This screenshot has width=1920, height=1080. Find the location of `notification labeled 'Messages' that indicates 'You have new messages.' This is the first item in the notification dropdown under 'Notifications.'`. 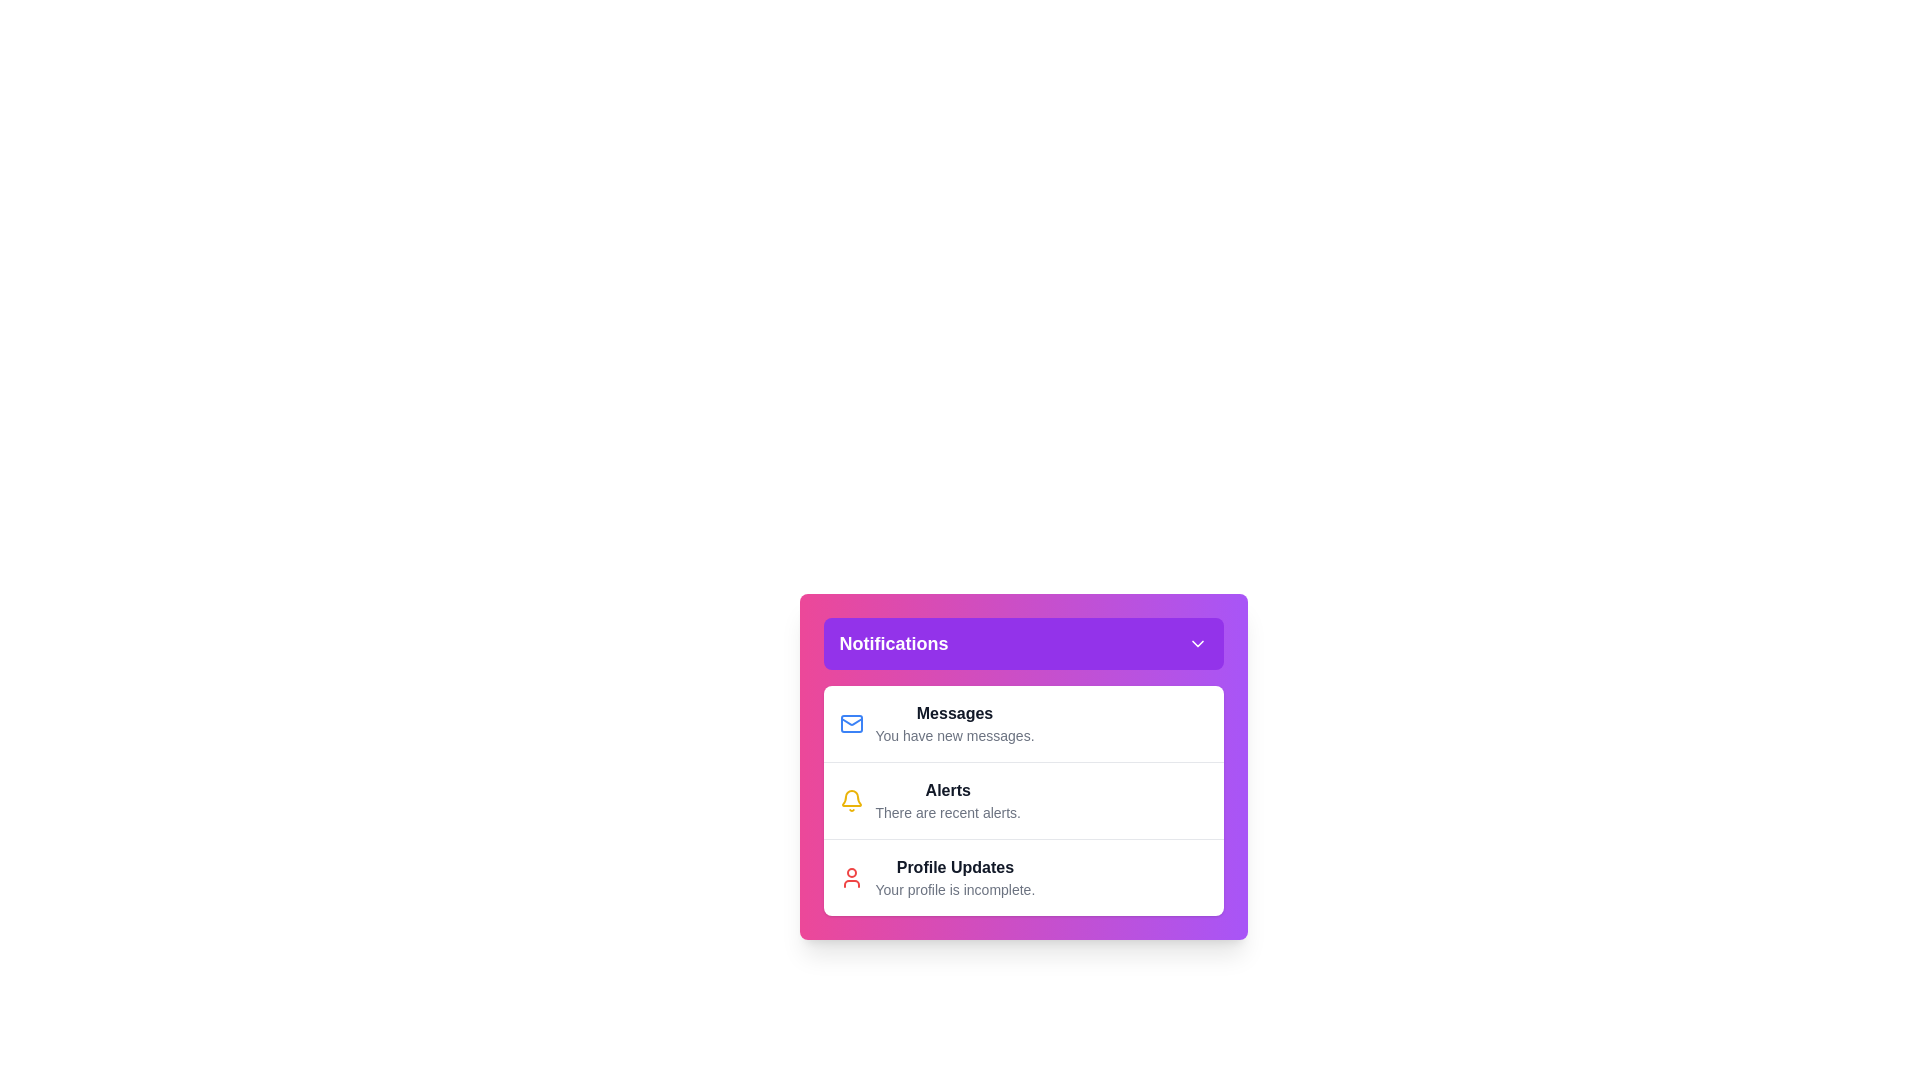

notification labeled 'Messages' that indicates 'You have new messages.' This is the first item in the notification dropdown under 'Notifications.' is located at coordinates (954, 724).